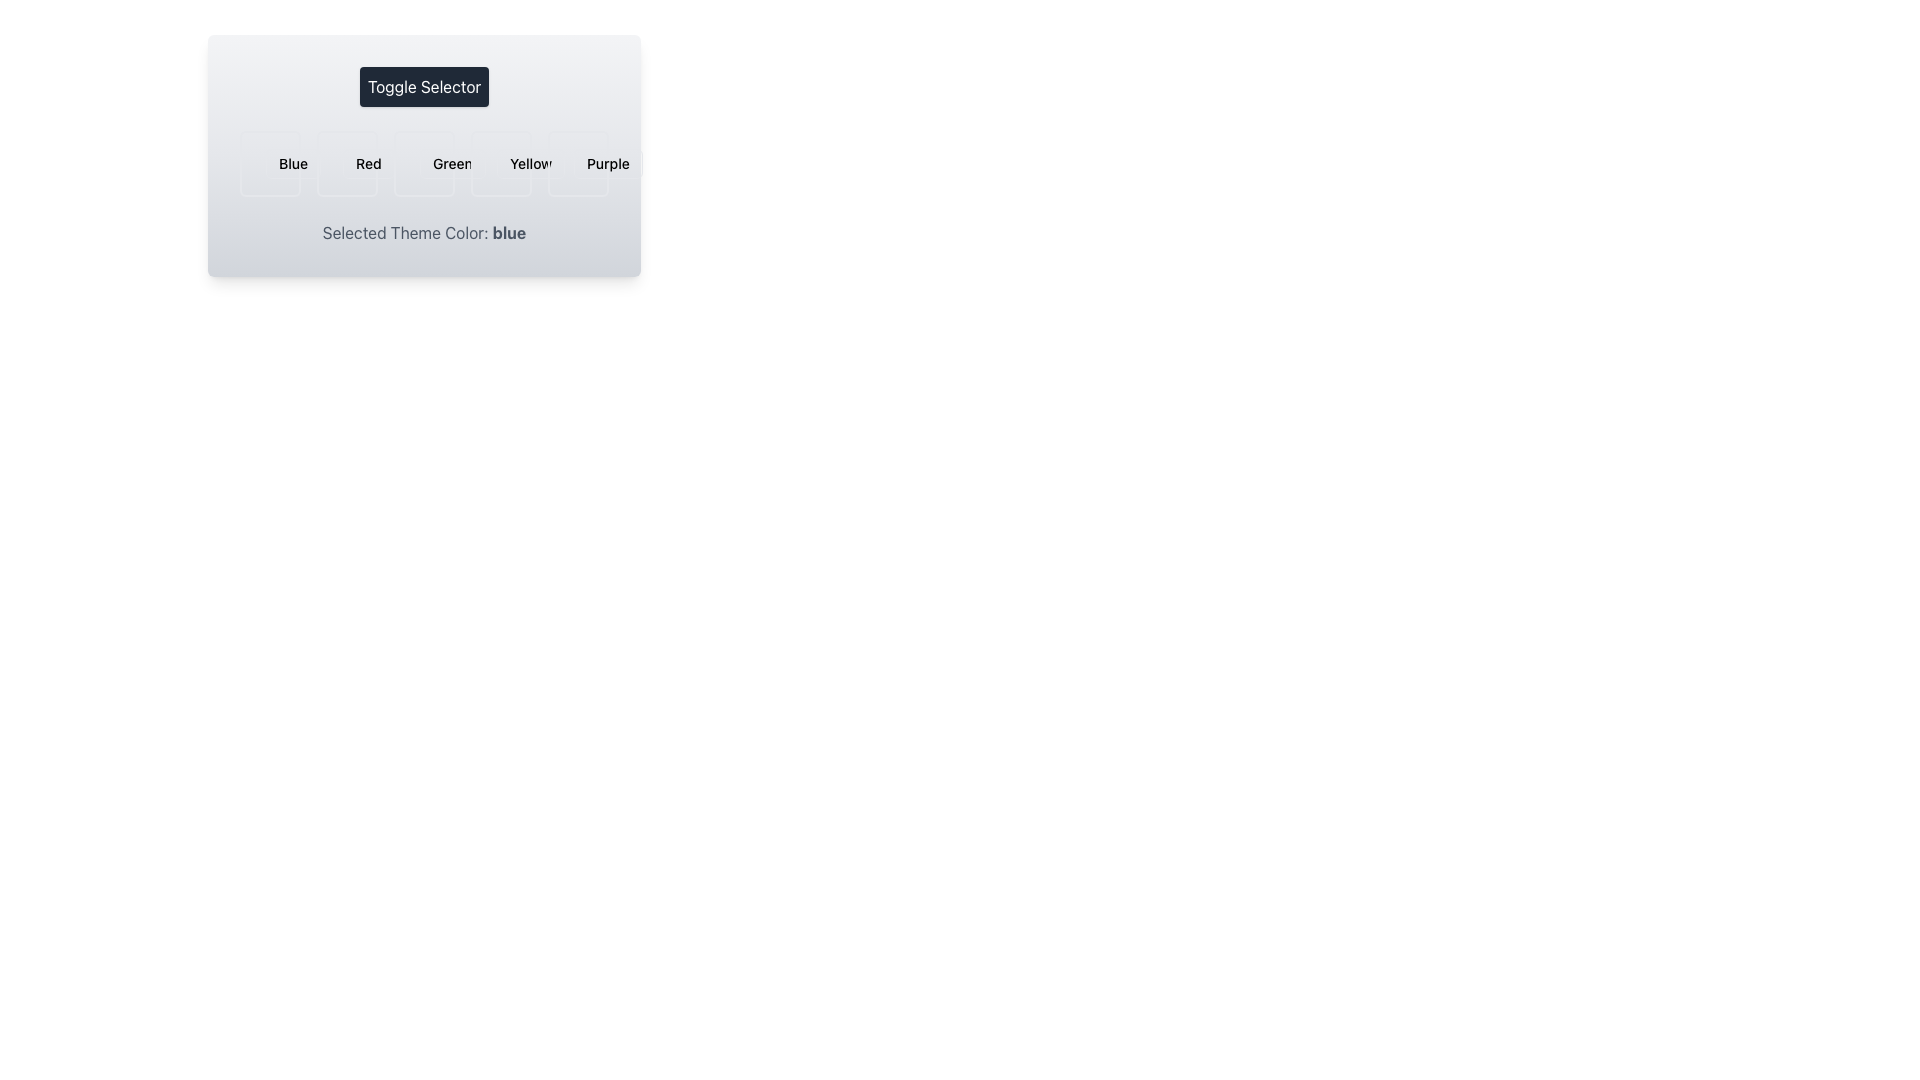  I want to click on the rectangular button with rounded corners labeled 'Purple', so click(607, 163).